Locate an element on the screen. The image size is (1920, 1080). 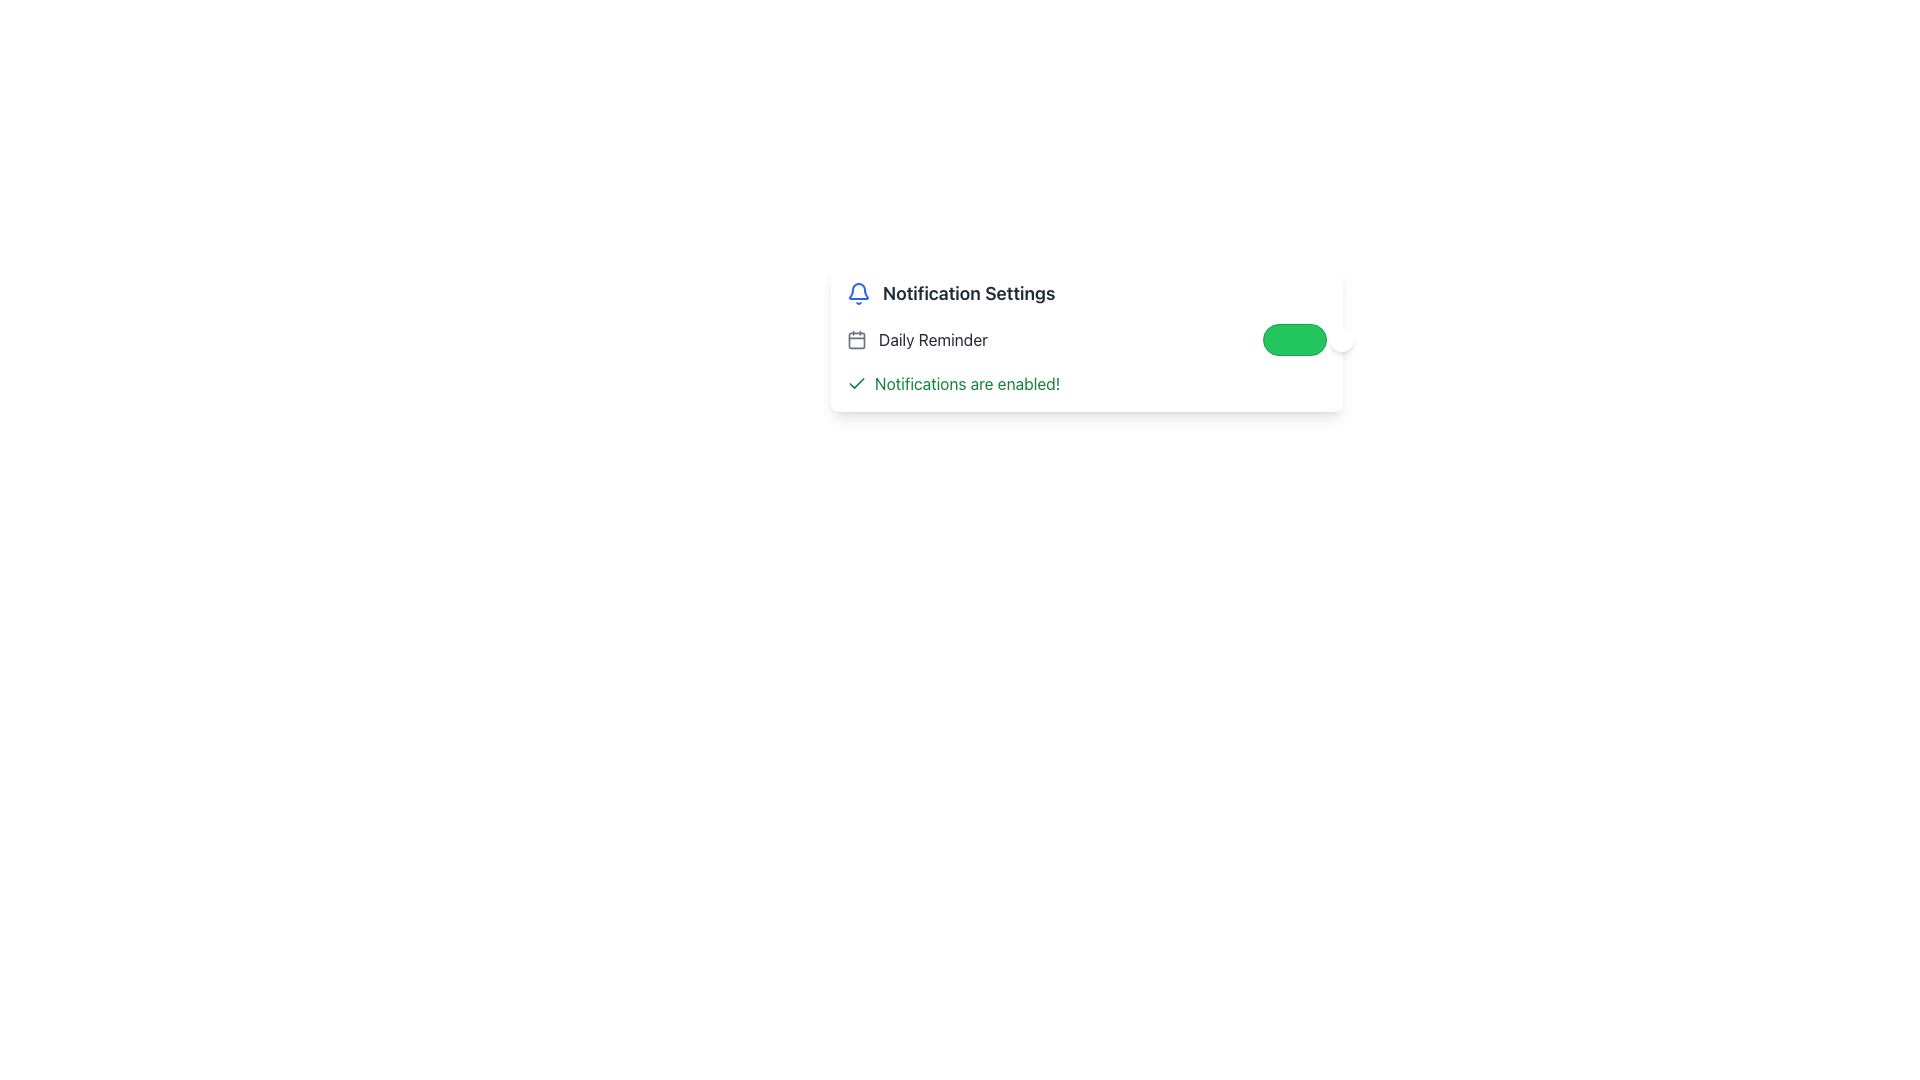
the green checkmark icon indicating that notifications are enabled, which is located to the left of the text 'Notifications are enabled!' in the notification settings area is located at coordinates (857, 384).